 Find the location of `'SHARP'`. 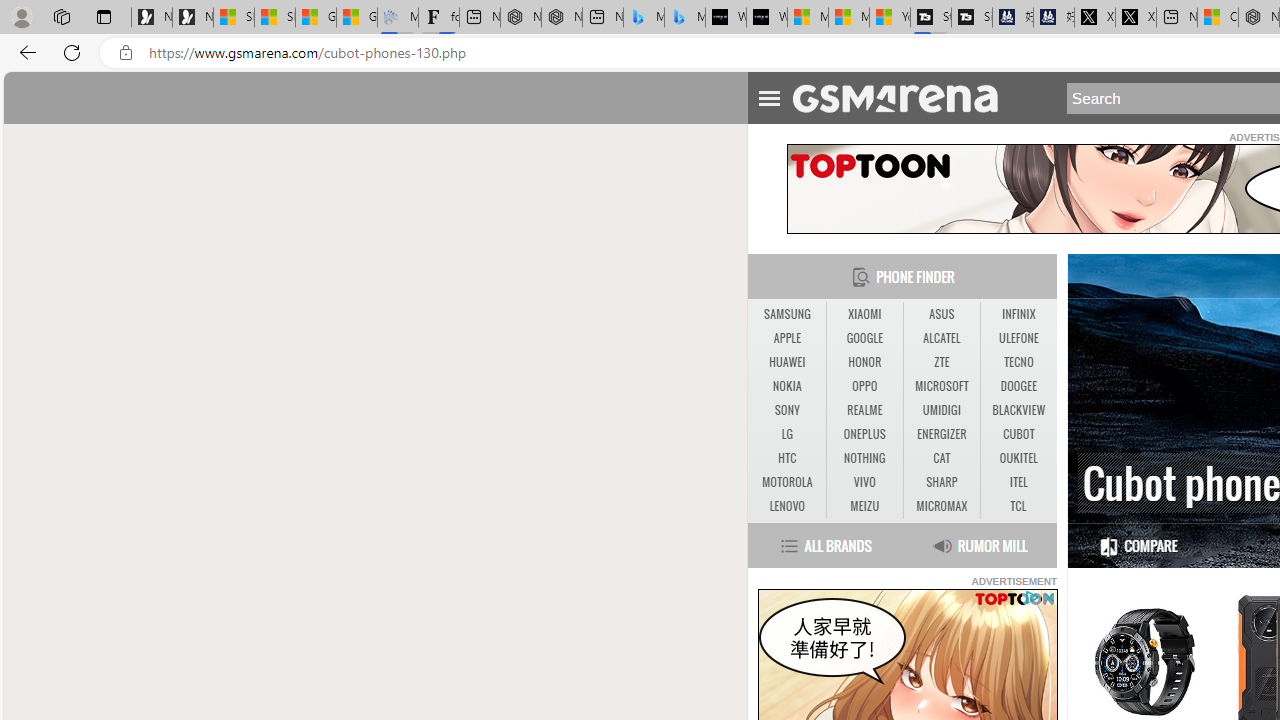

'SHARP' is located at coordinates (941, 483).